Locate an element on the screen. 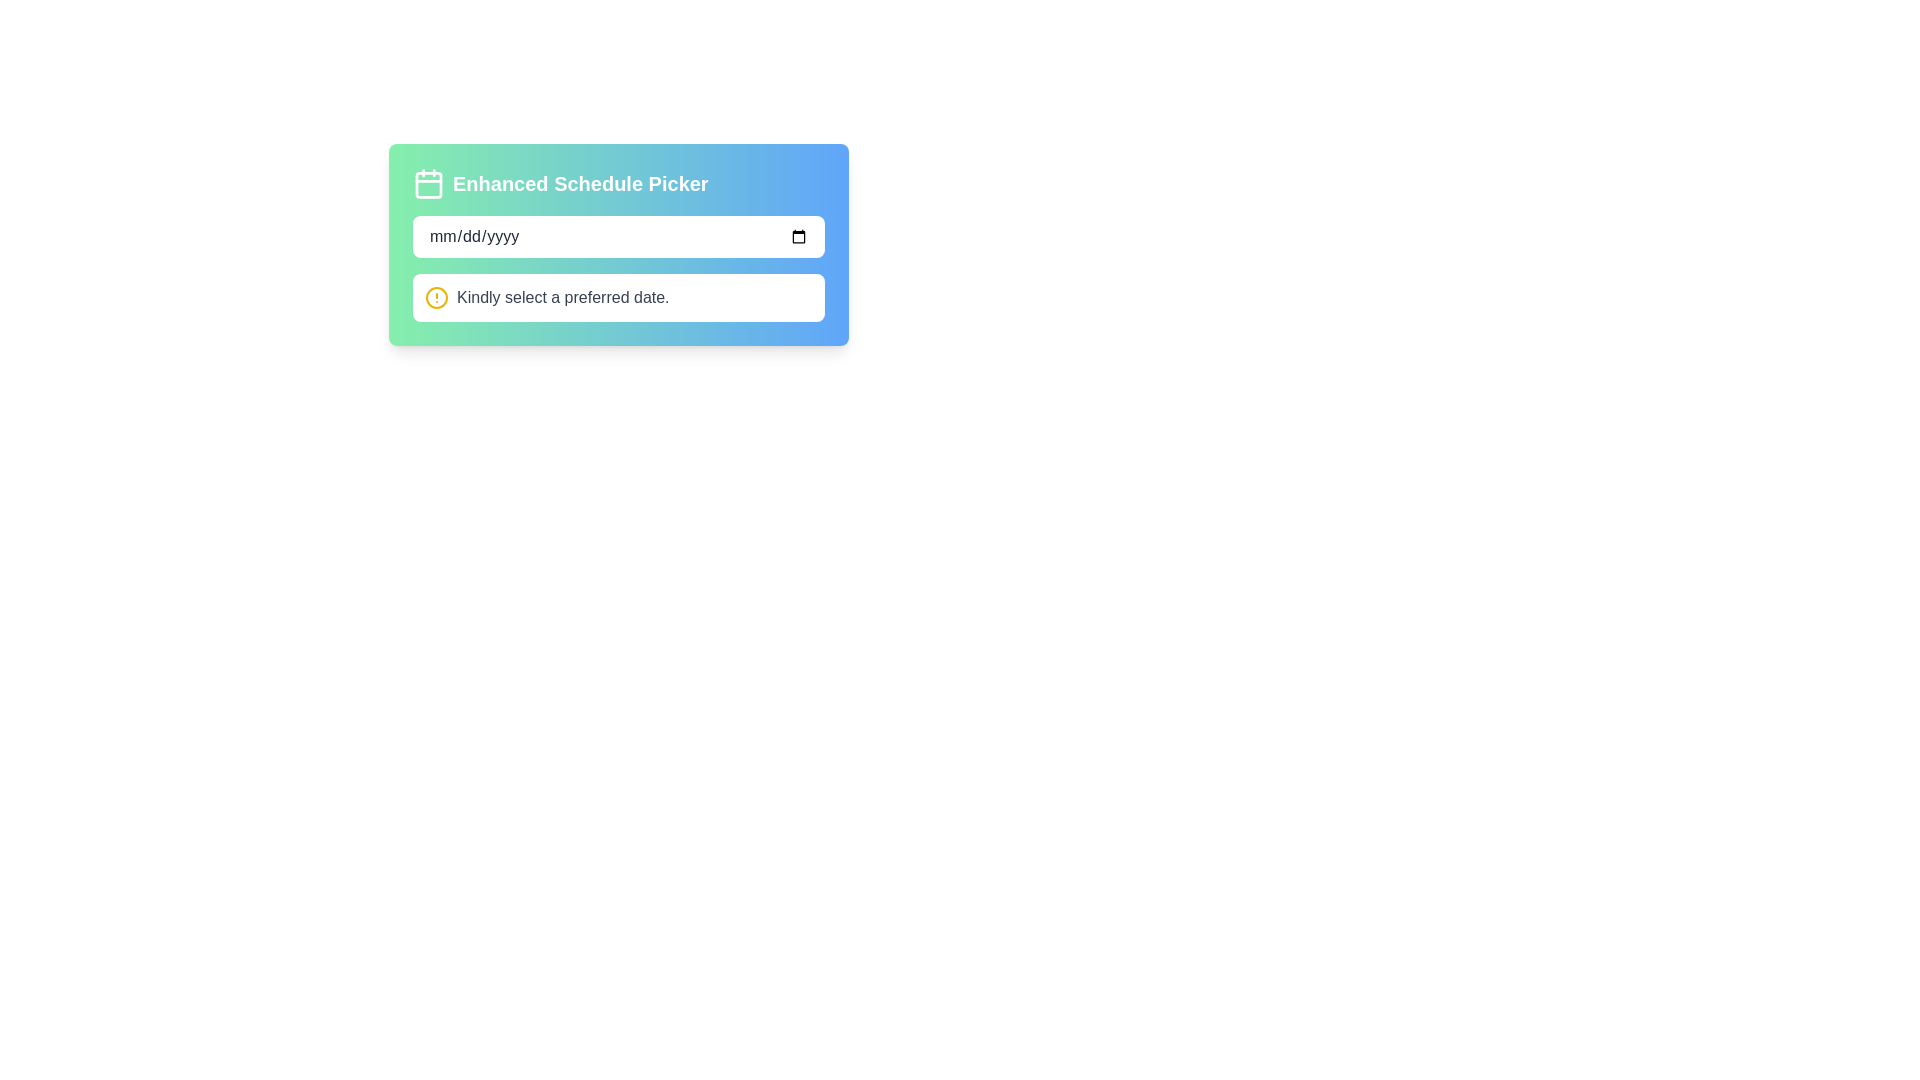 The width and height of the screenshot is (1920, 1080). the calendar icon located at the top-left of the 'Enhanced Schedule Picker' card, which features a minimalist design with rounded corners and two vertical lines for dates is located at coordinates (427, 184).